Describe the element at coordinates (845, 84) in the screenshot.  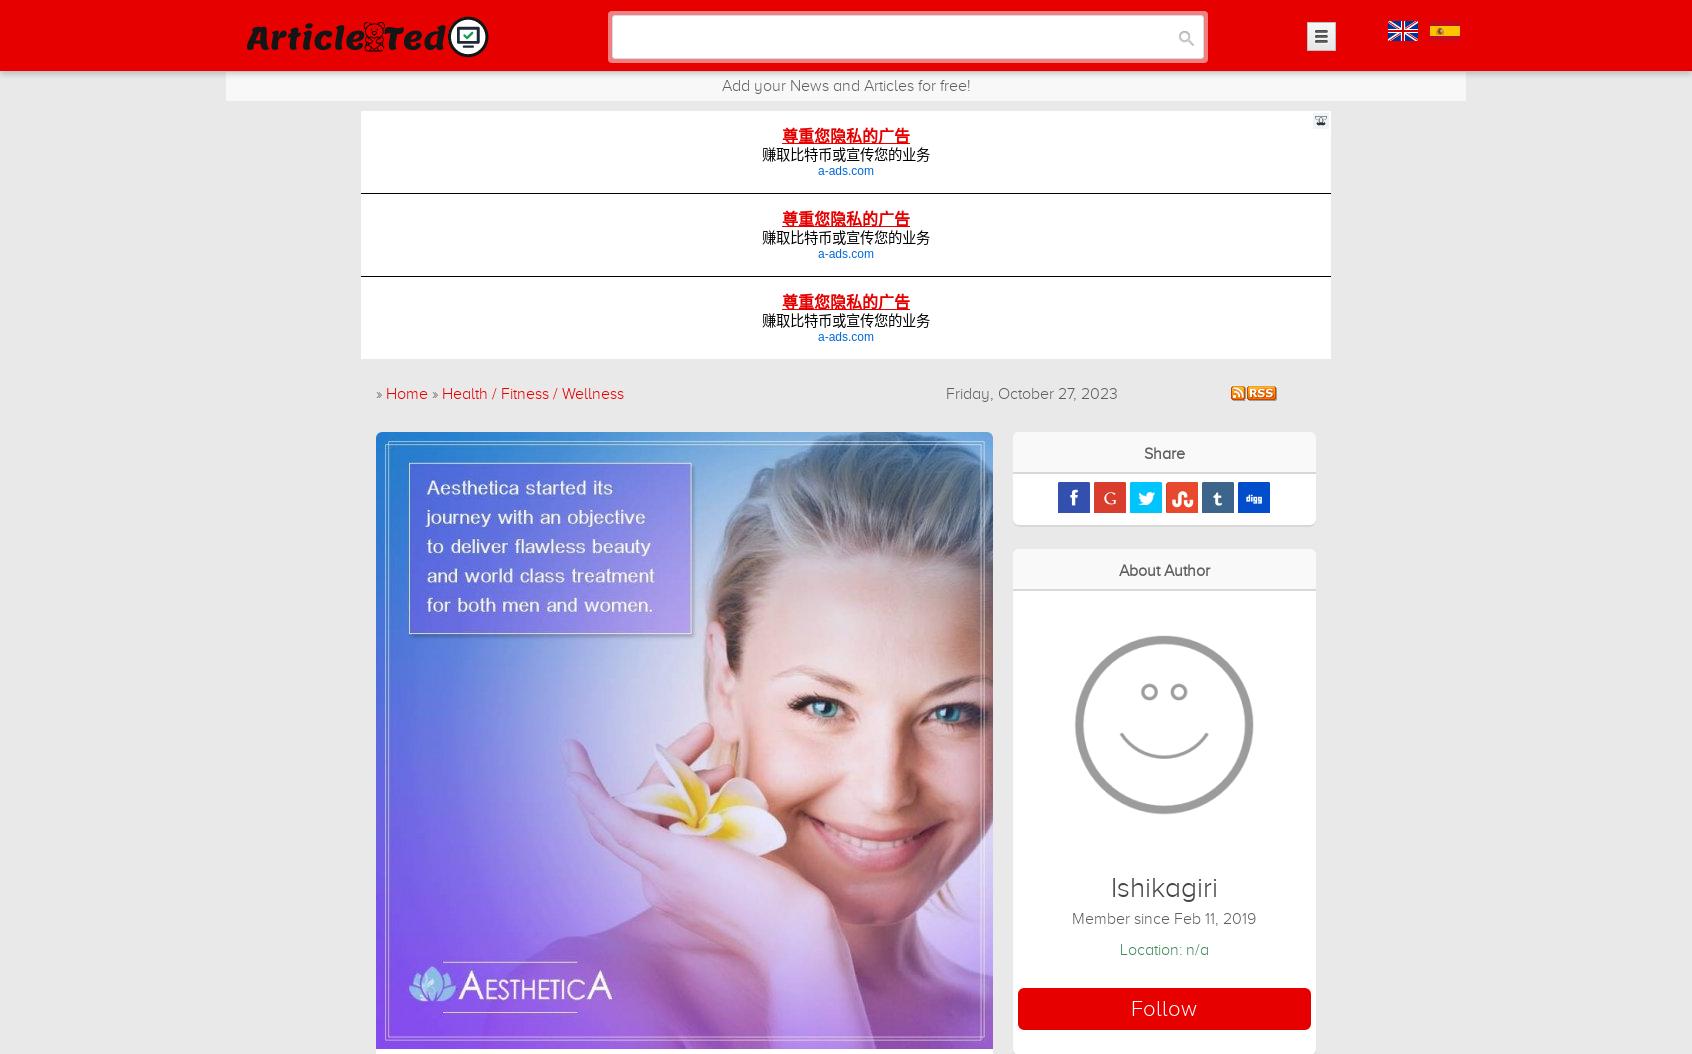
I see `'Add your News and Articles for free!'` at that location.